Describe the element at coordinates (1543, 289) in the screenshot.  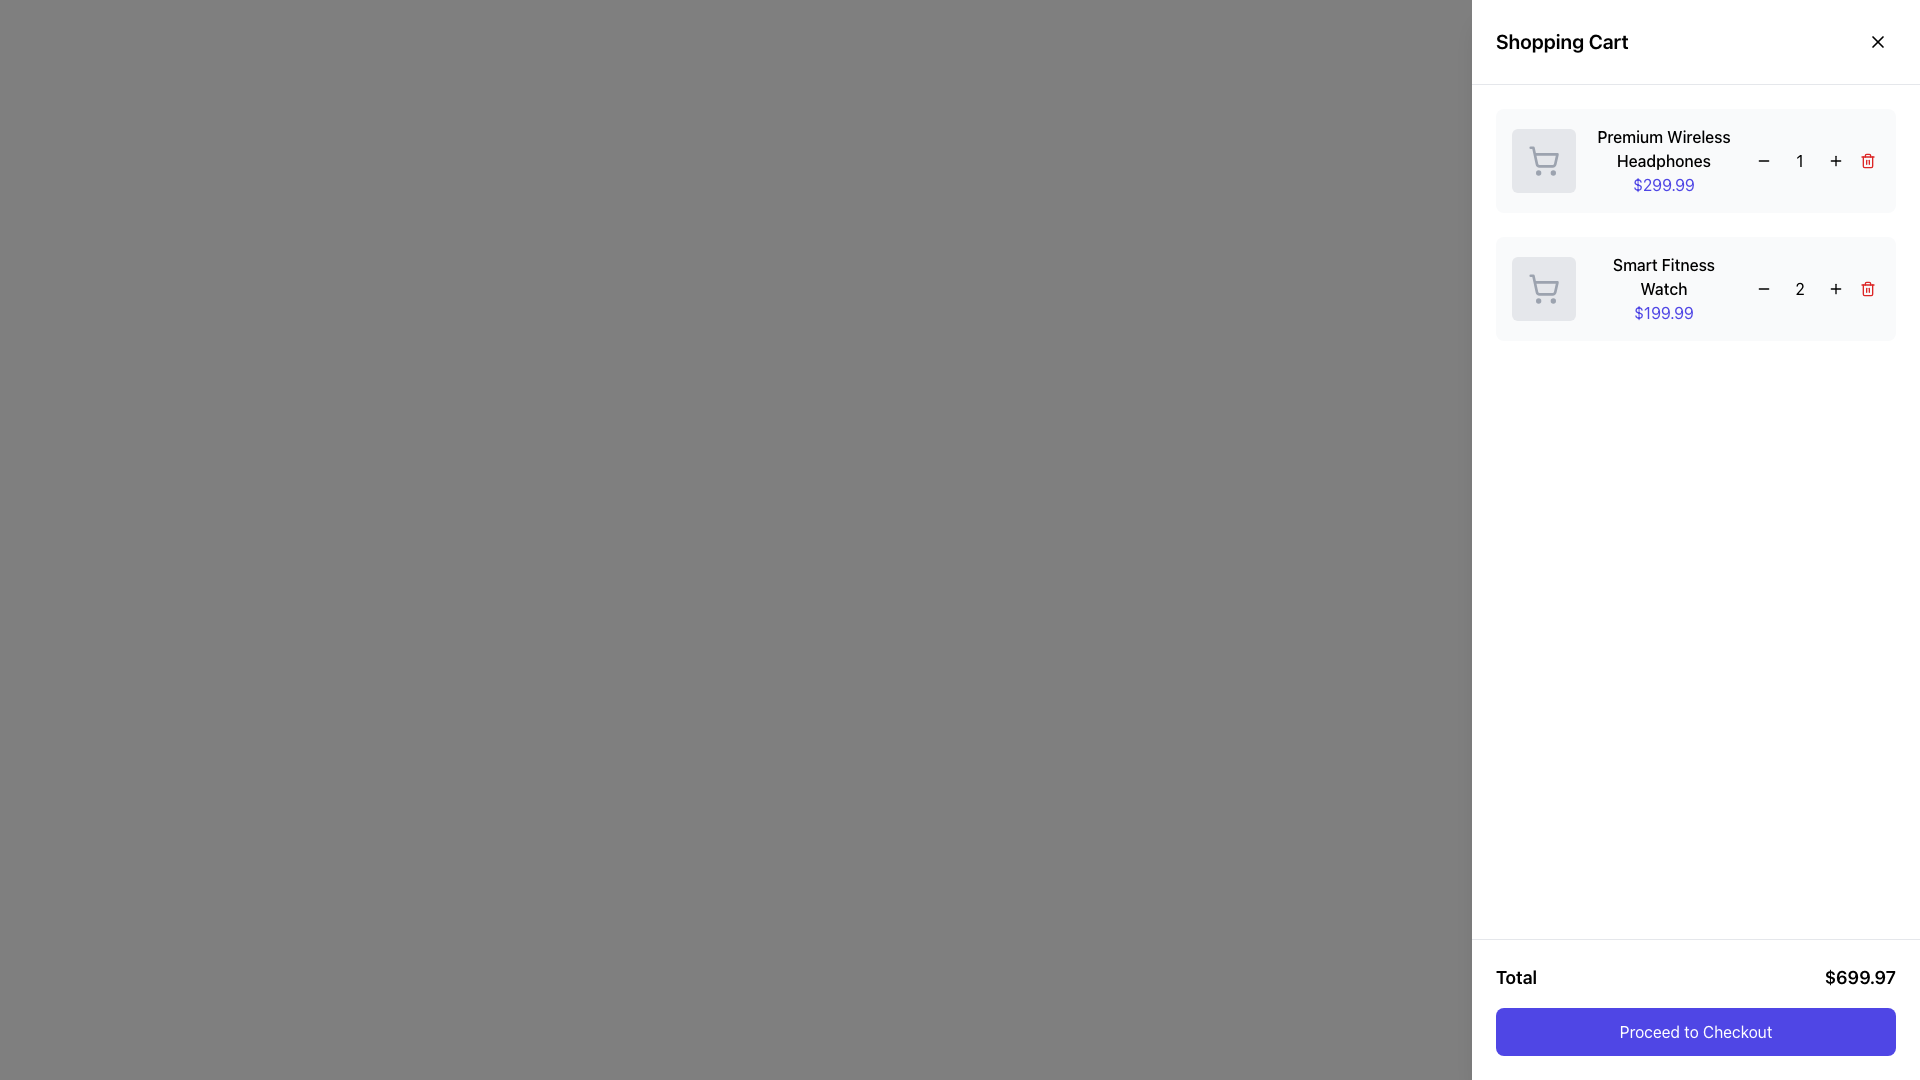
I see `the shopping cart icon located in the second product card on the left side, which serves as an indicative icon for the product category or type` at that location.